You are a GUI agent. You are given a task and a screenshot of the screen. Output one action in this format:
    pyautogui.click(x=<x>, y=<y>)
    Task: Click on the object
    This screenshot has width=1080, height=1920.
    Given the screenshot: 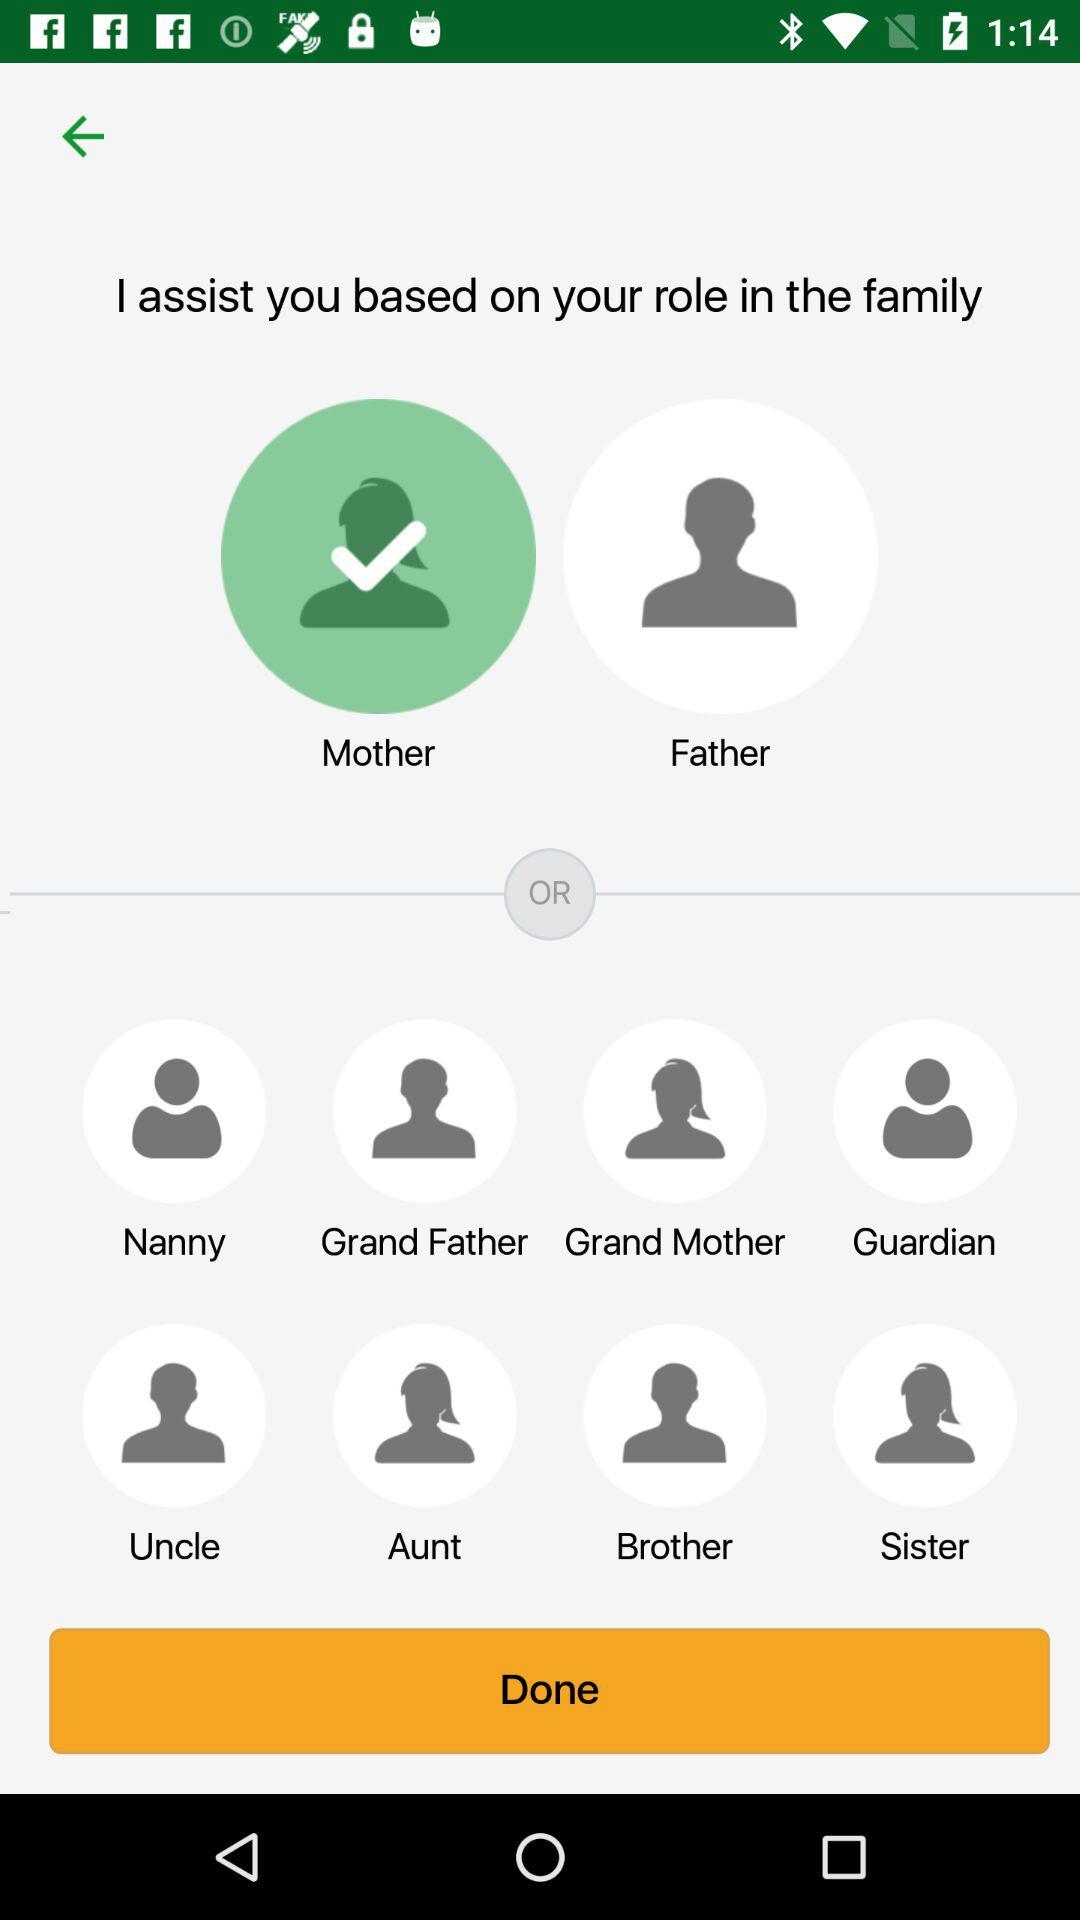 What is the action you would take?
    pyautogui.click(x=163, y=1414)
    